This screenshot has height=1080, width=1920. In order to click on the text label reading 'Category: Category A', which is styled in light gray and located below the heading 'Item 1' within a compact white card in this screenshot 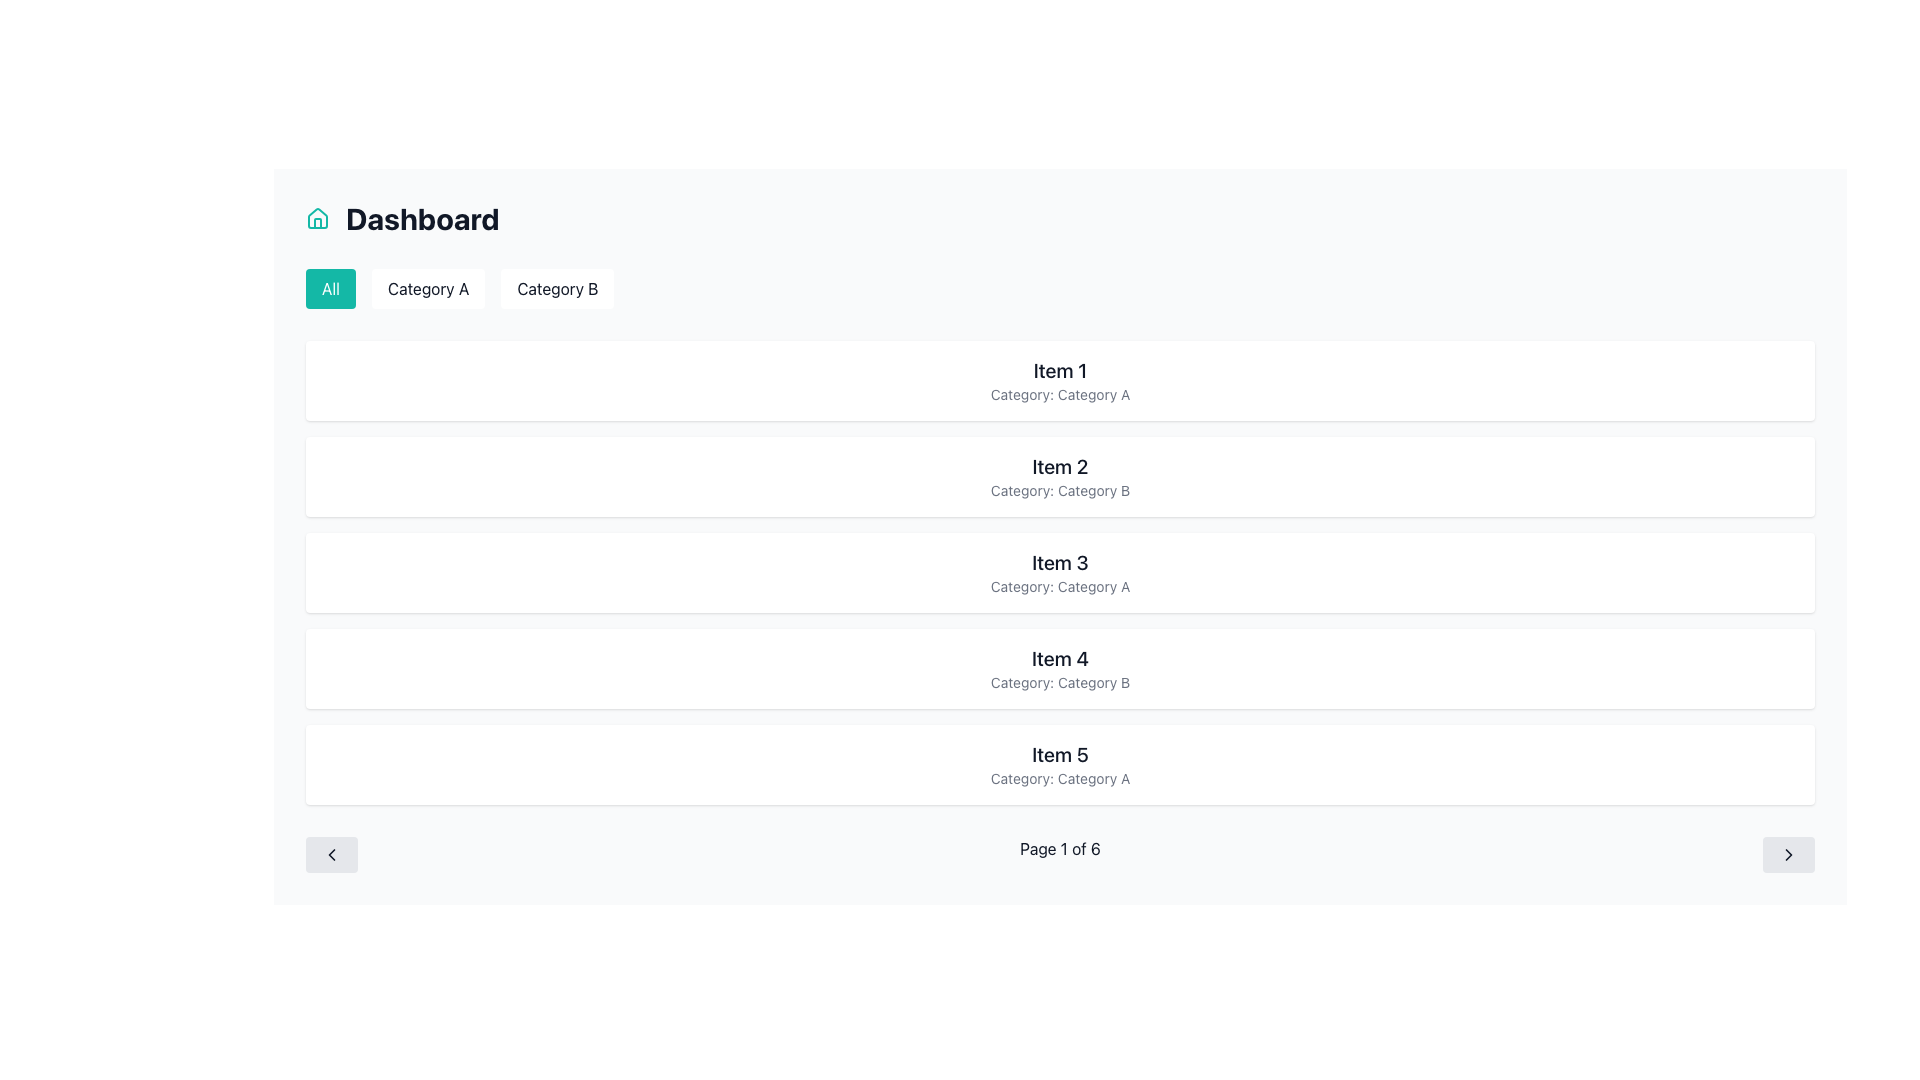, I will do `click(1059, 394)`.